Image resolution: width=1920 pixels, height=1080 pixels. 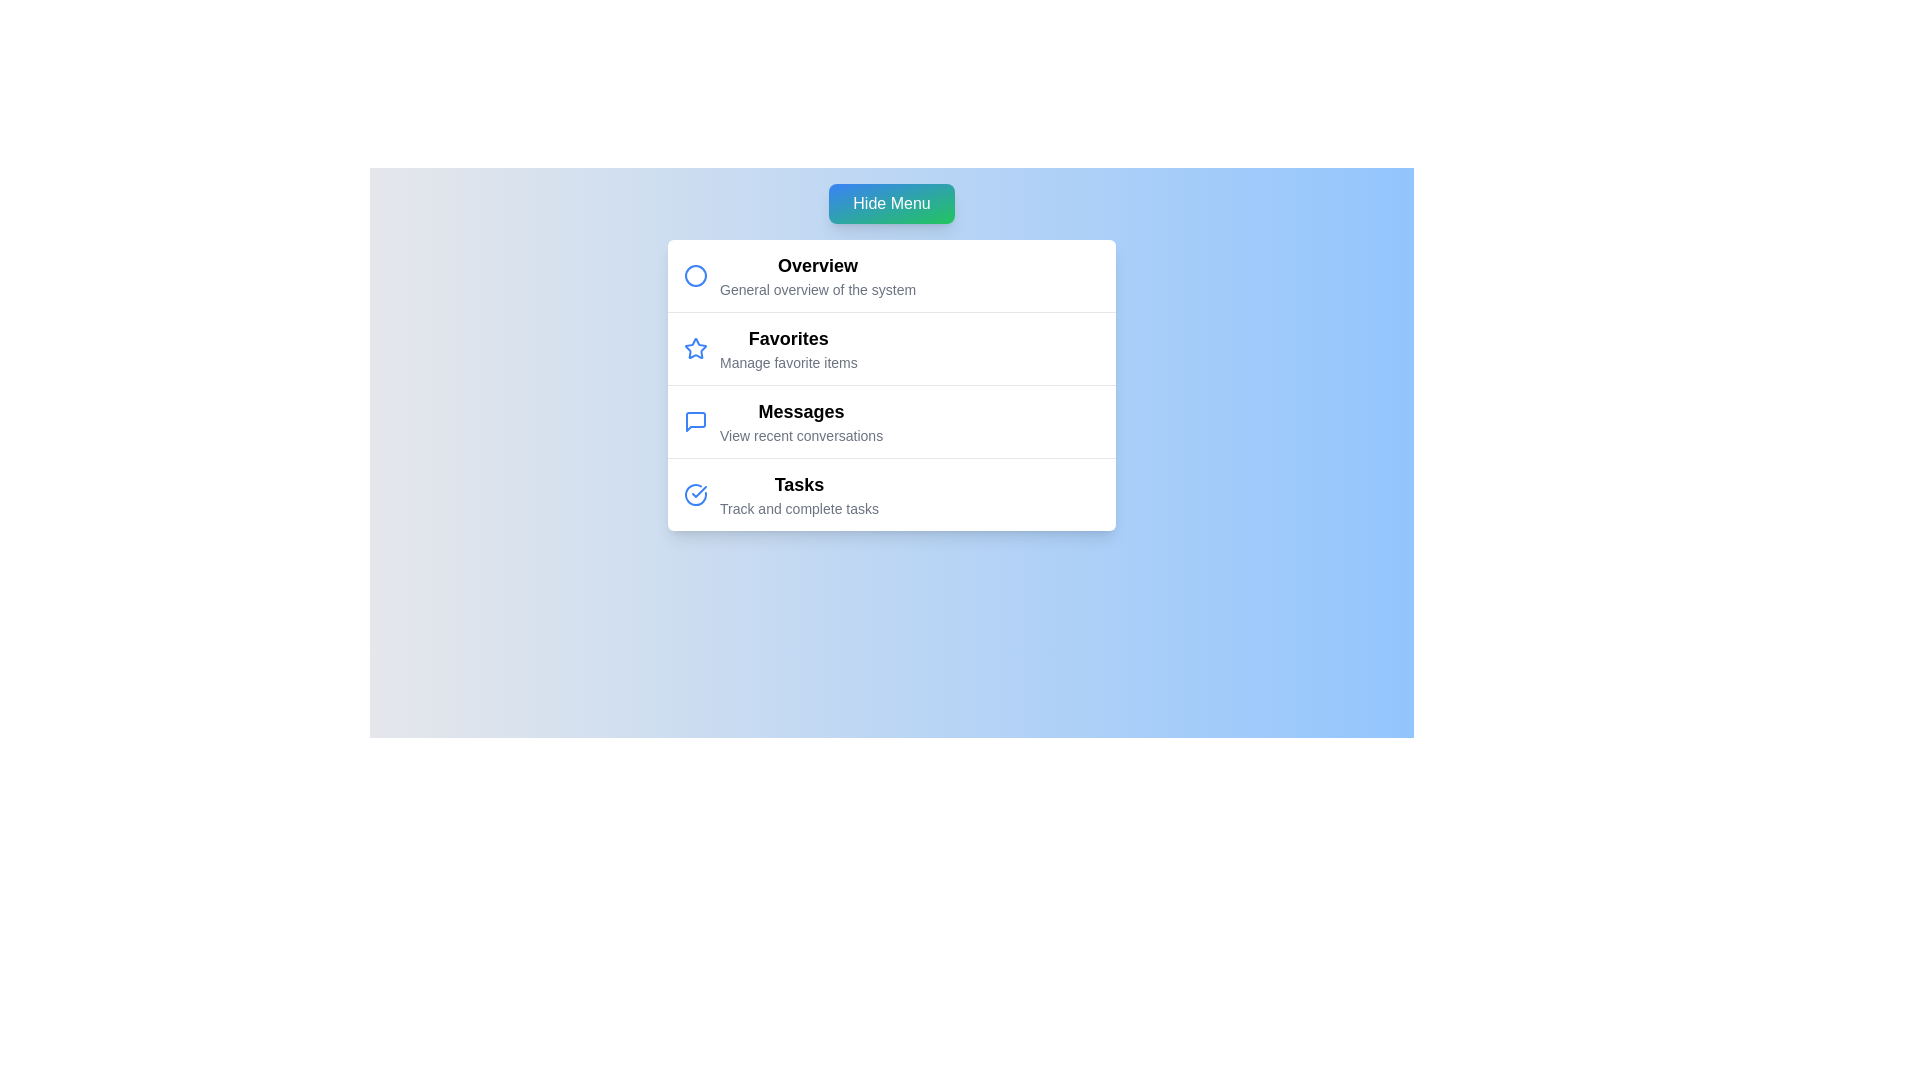 What do you see at coordinates (696, 276) in the screenshot?
I see `the menu item icon corresponding to Overview` at bounding box center [696, 276].